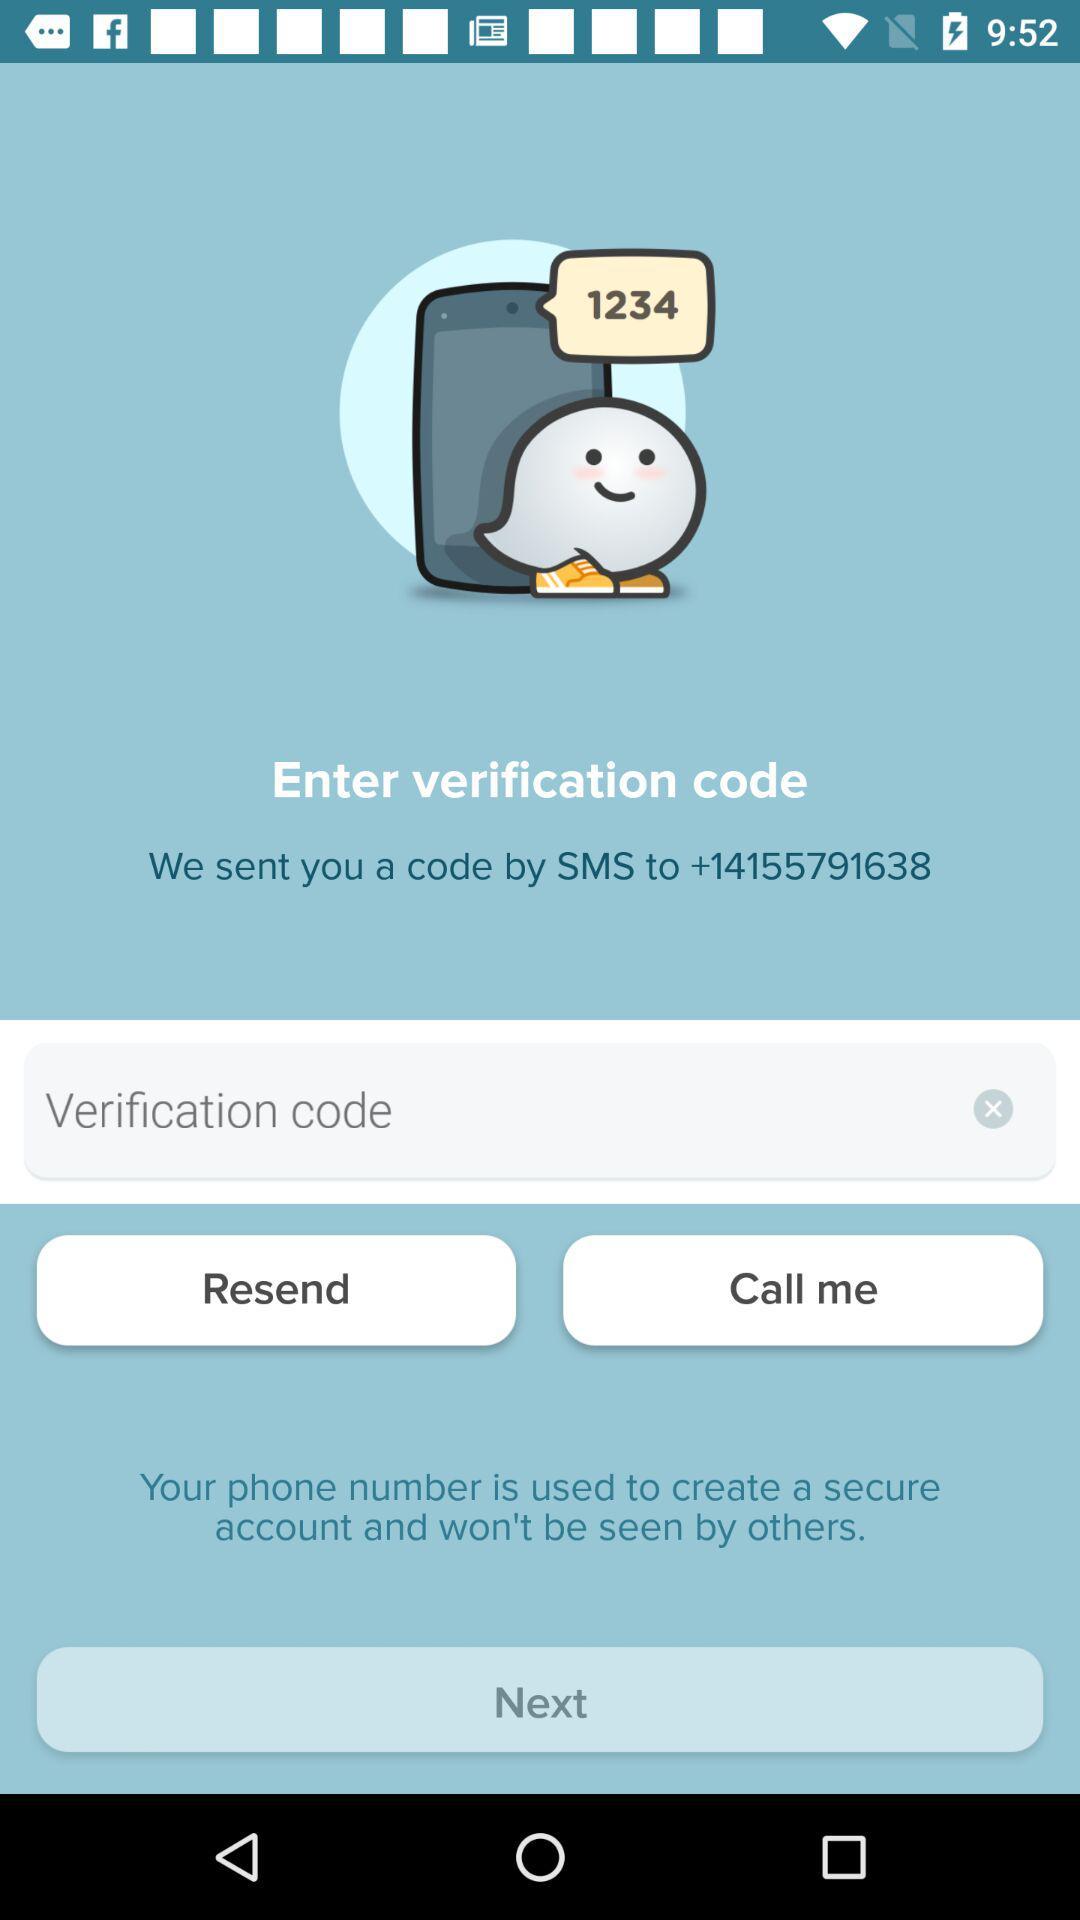 This screenshot has width=1080, height=1920. What do you see at coordinates (987, 1107) in the screenshot?
I see `the close icon` at bounding box center [987, 1107].